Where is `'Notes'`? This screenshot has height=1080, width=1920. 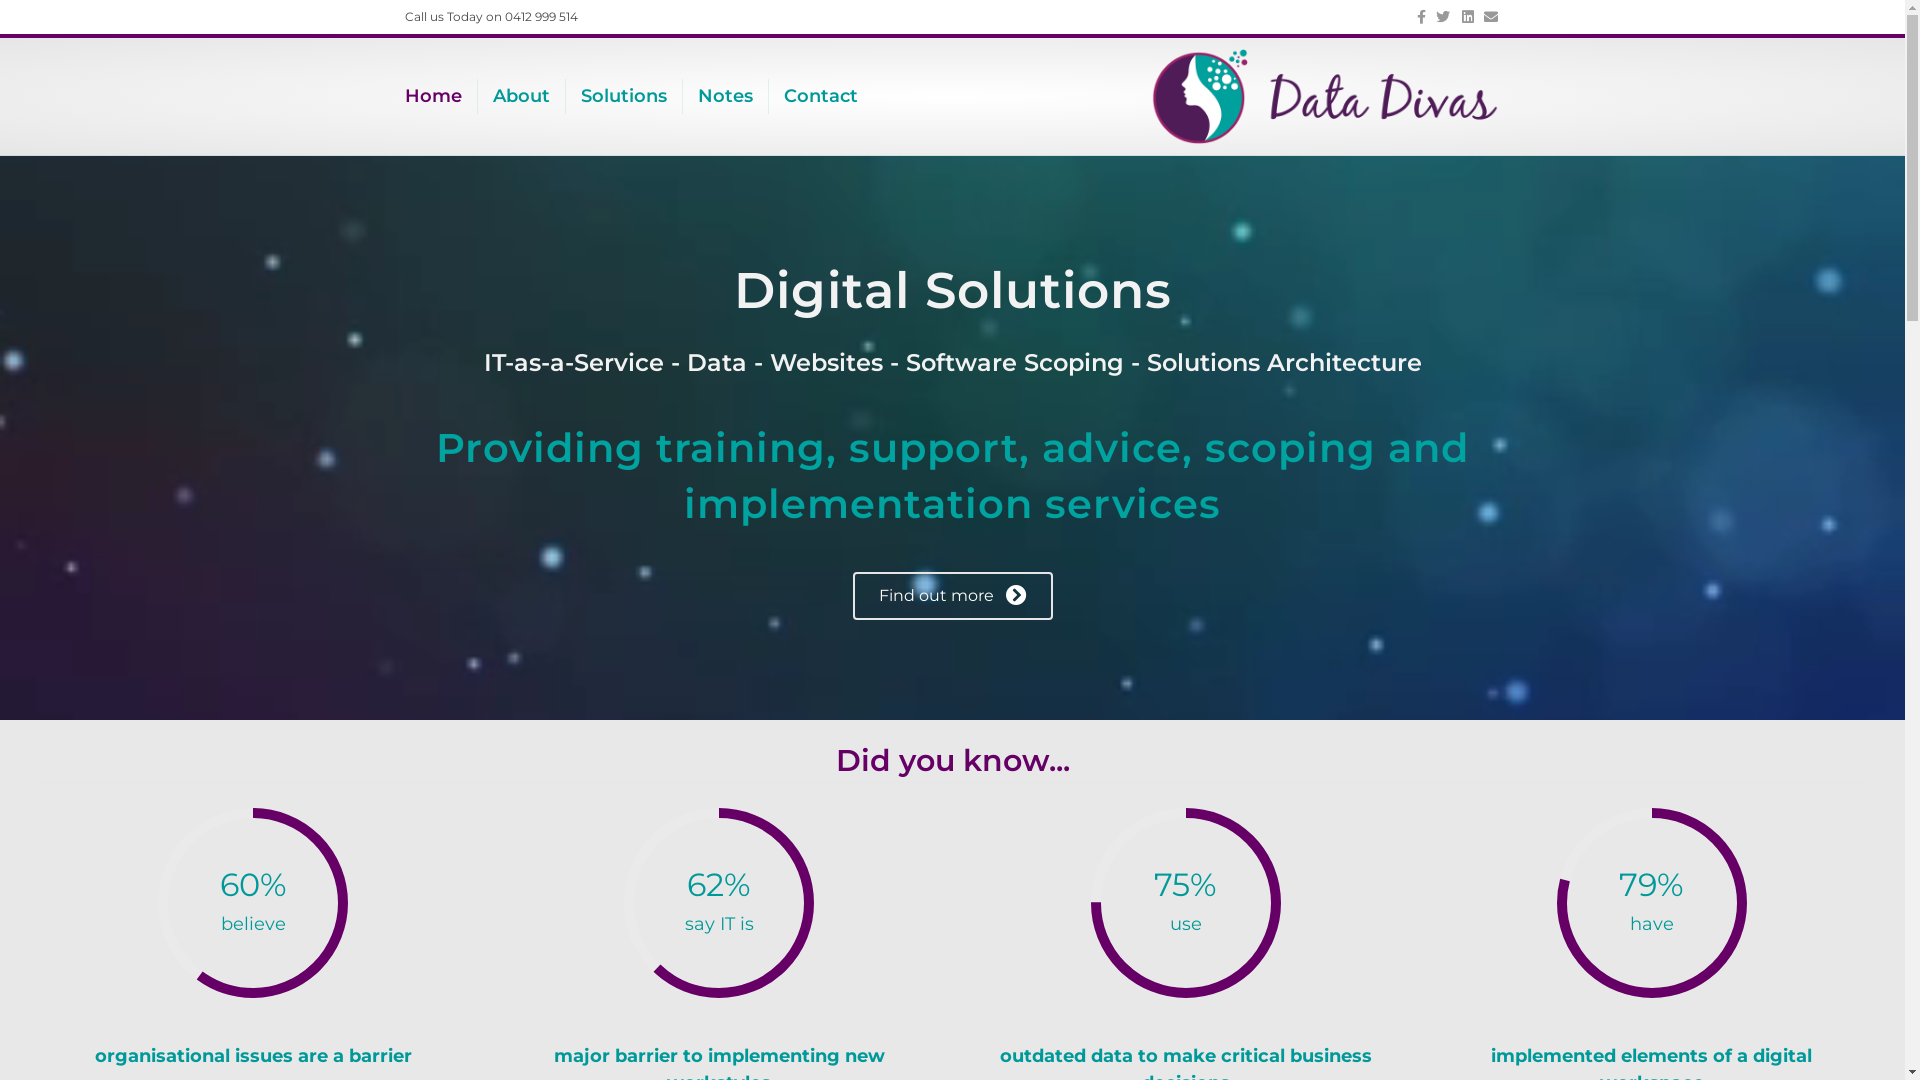 'Notes' is located at coordinates (724, 96).